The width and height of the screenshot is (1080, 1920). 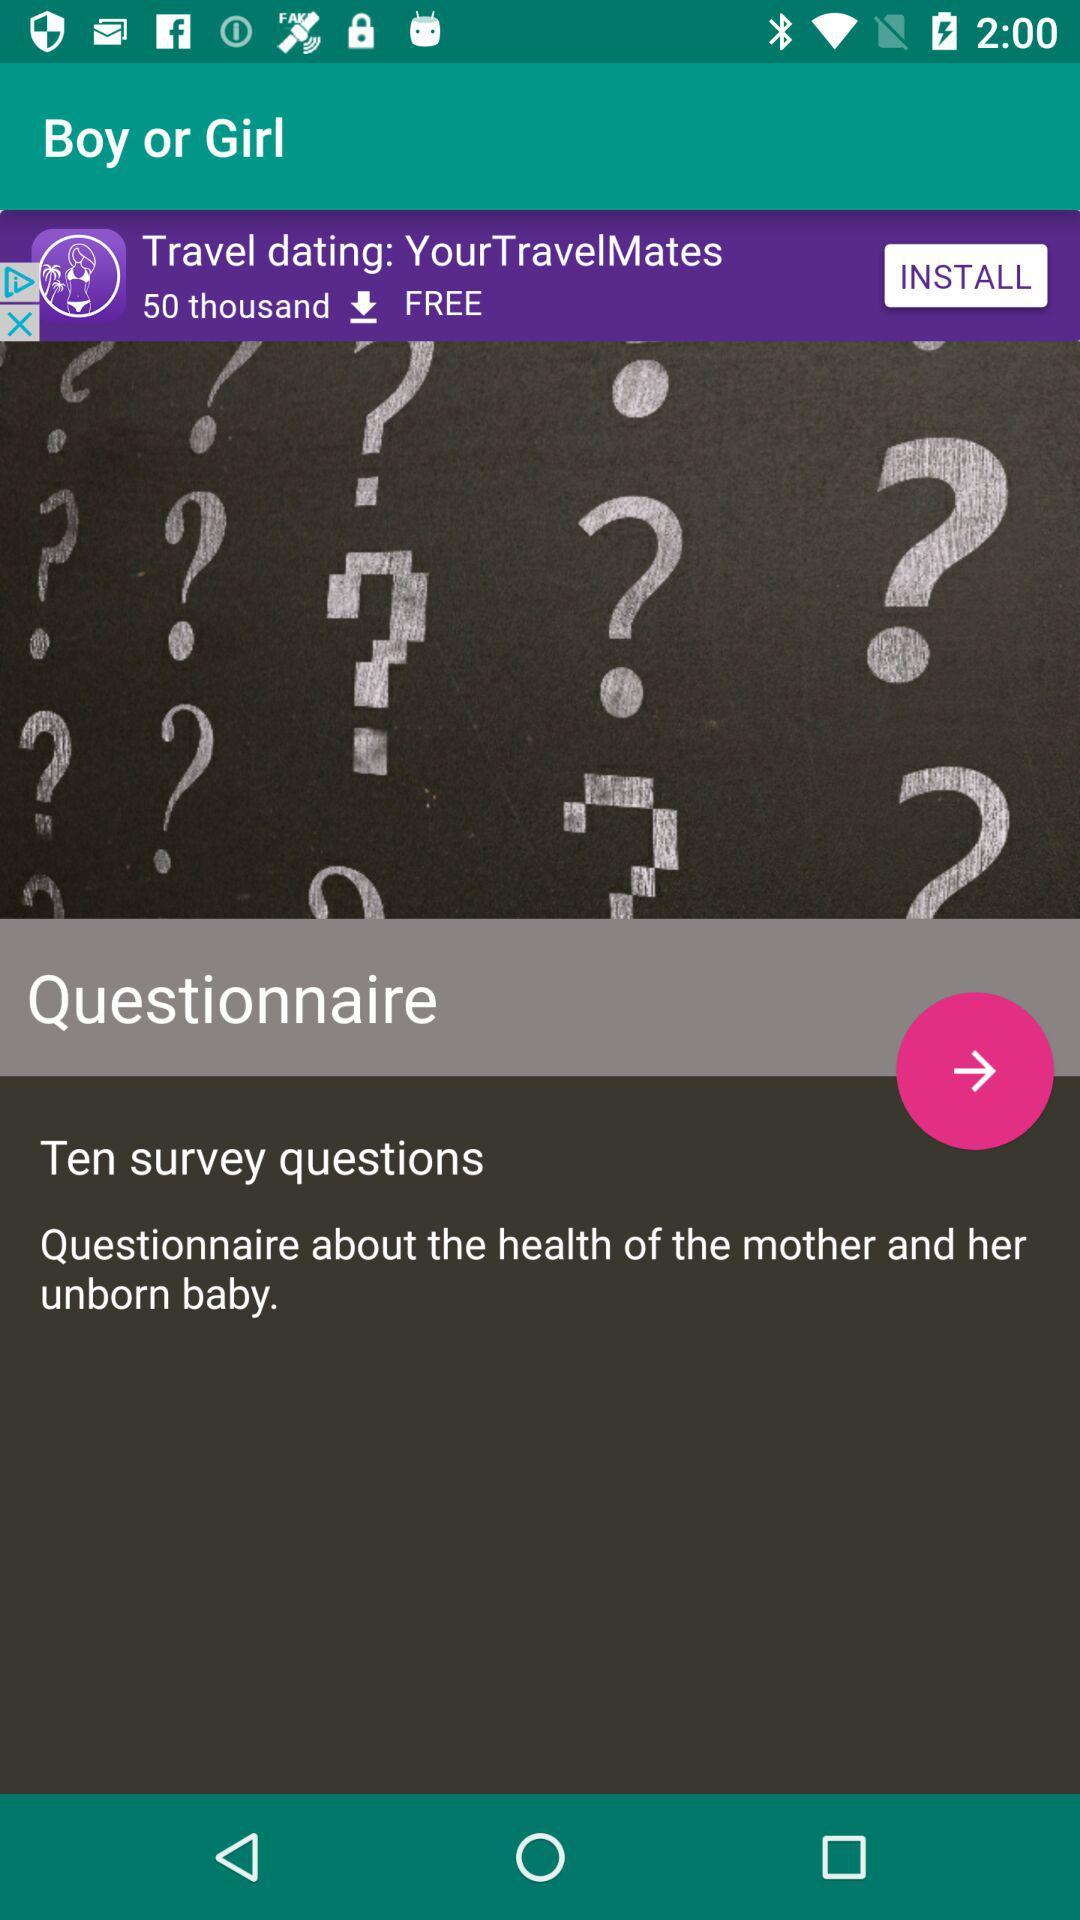 I want to click on next, so click(x=974, y=1069).